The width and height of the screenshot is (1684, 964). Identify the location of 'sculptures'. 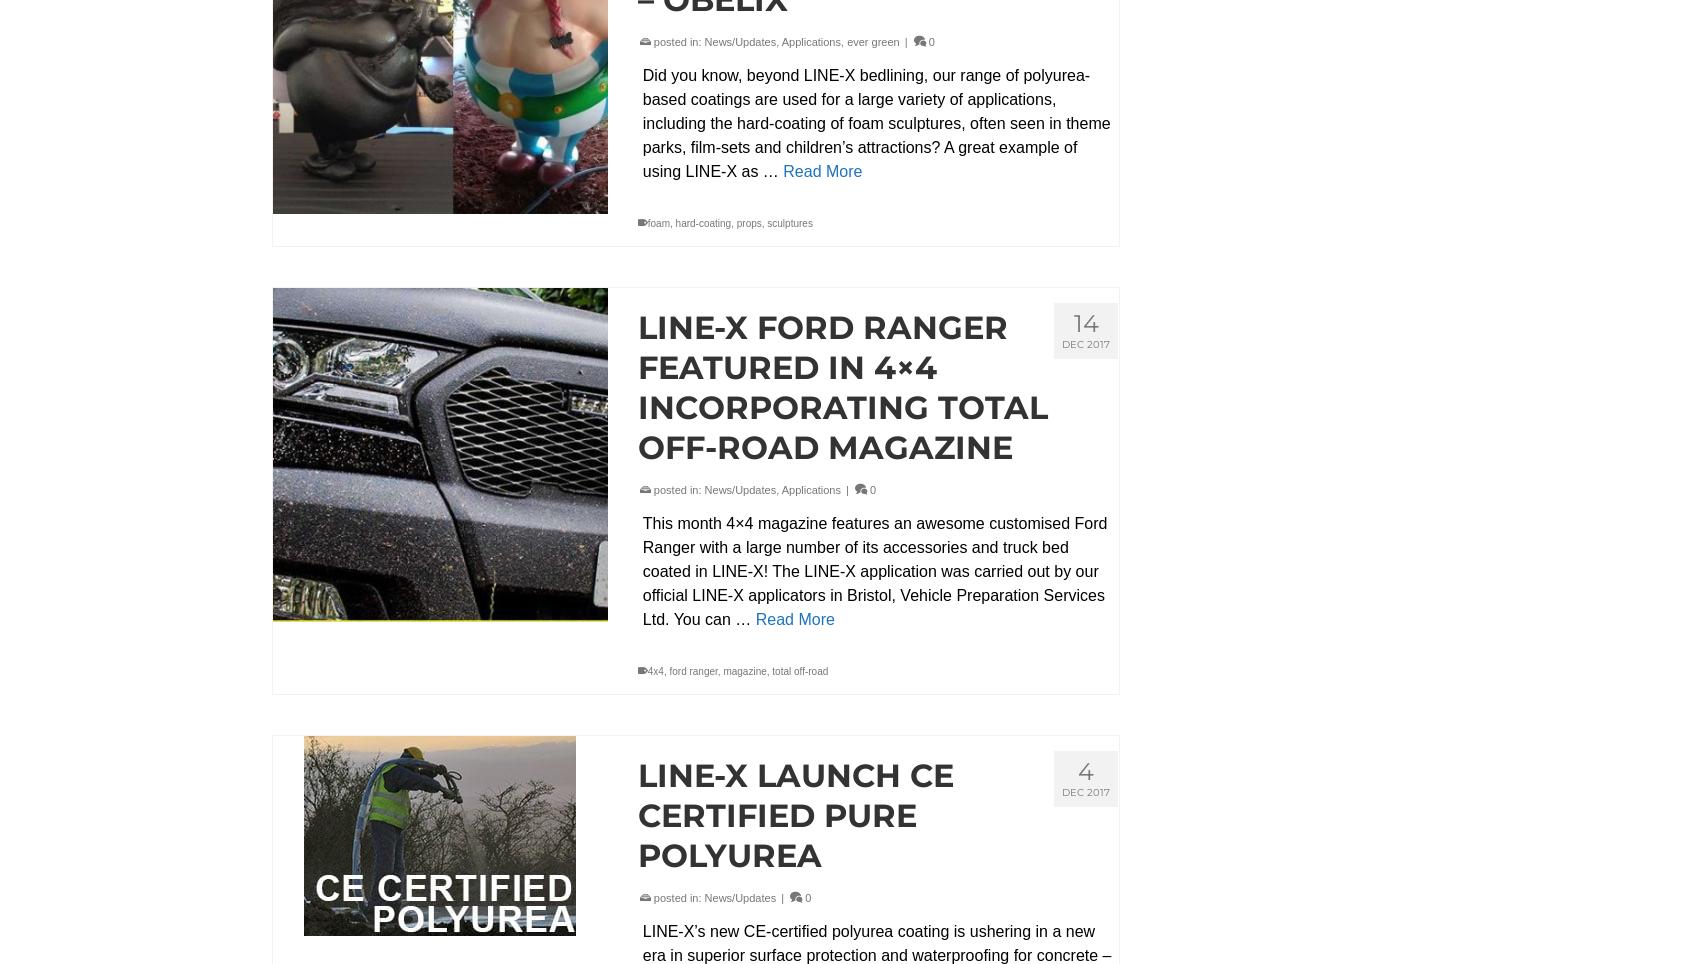
(789, 222).